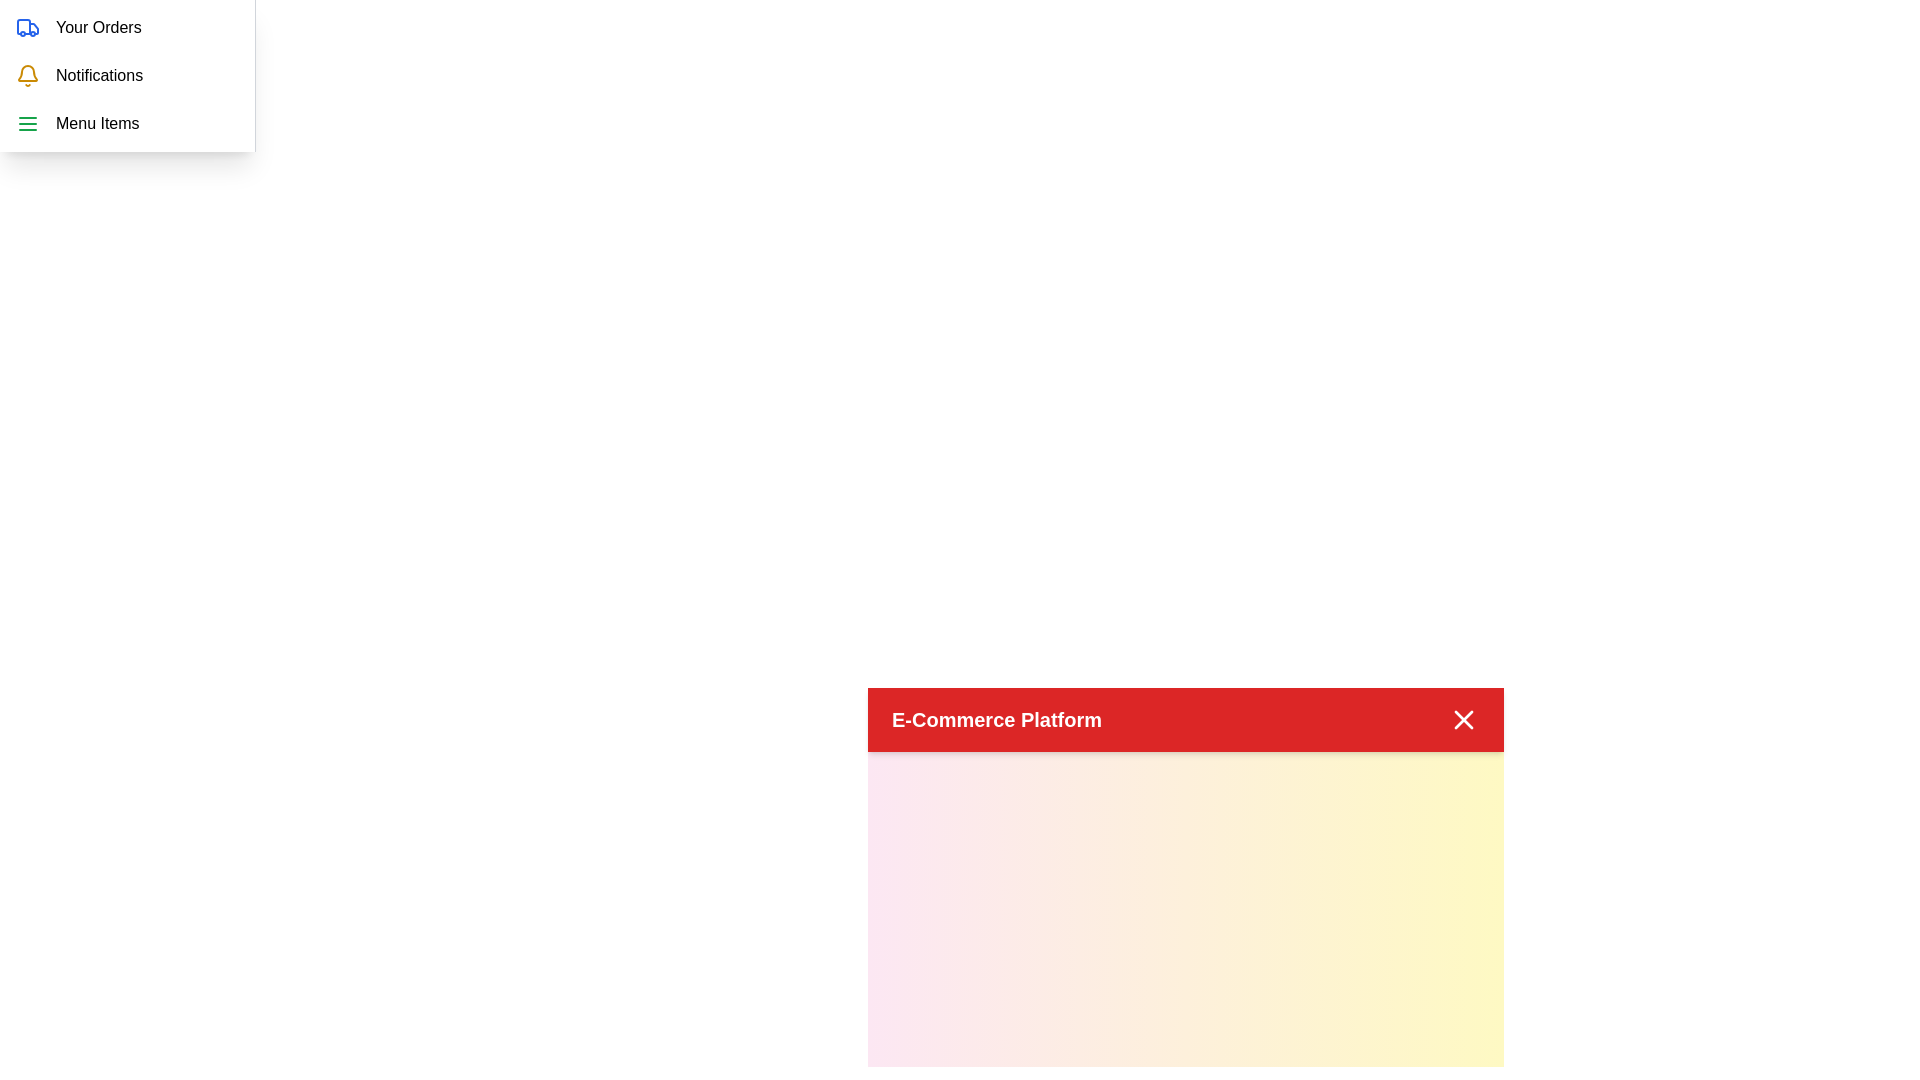  What do you see at coordinates (126, 27) in the screenshot?
I see `keyboard navigation` at bounding box center [126, 27].